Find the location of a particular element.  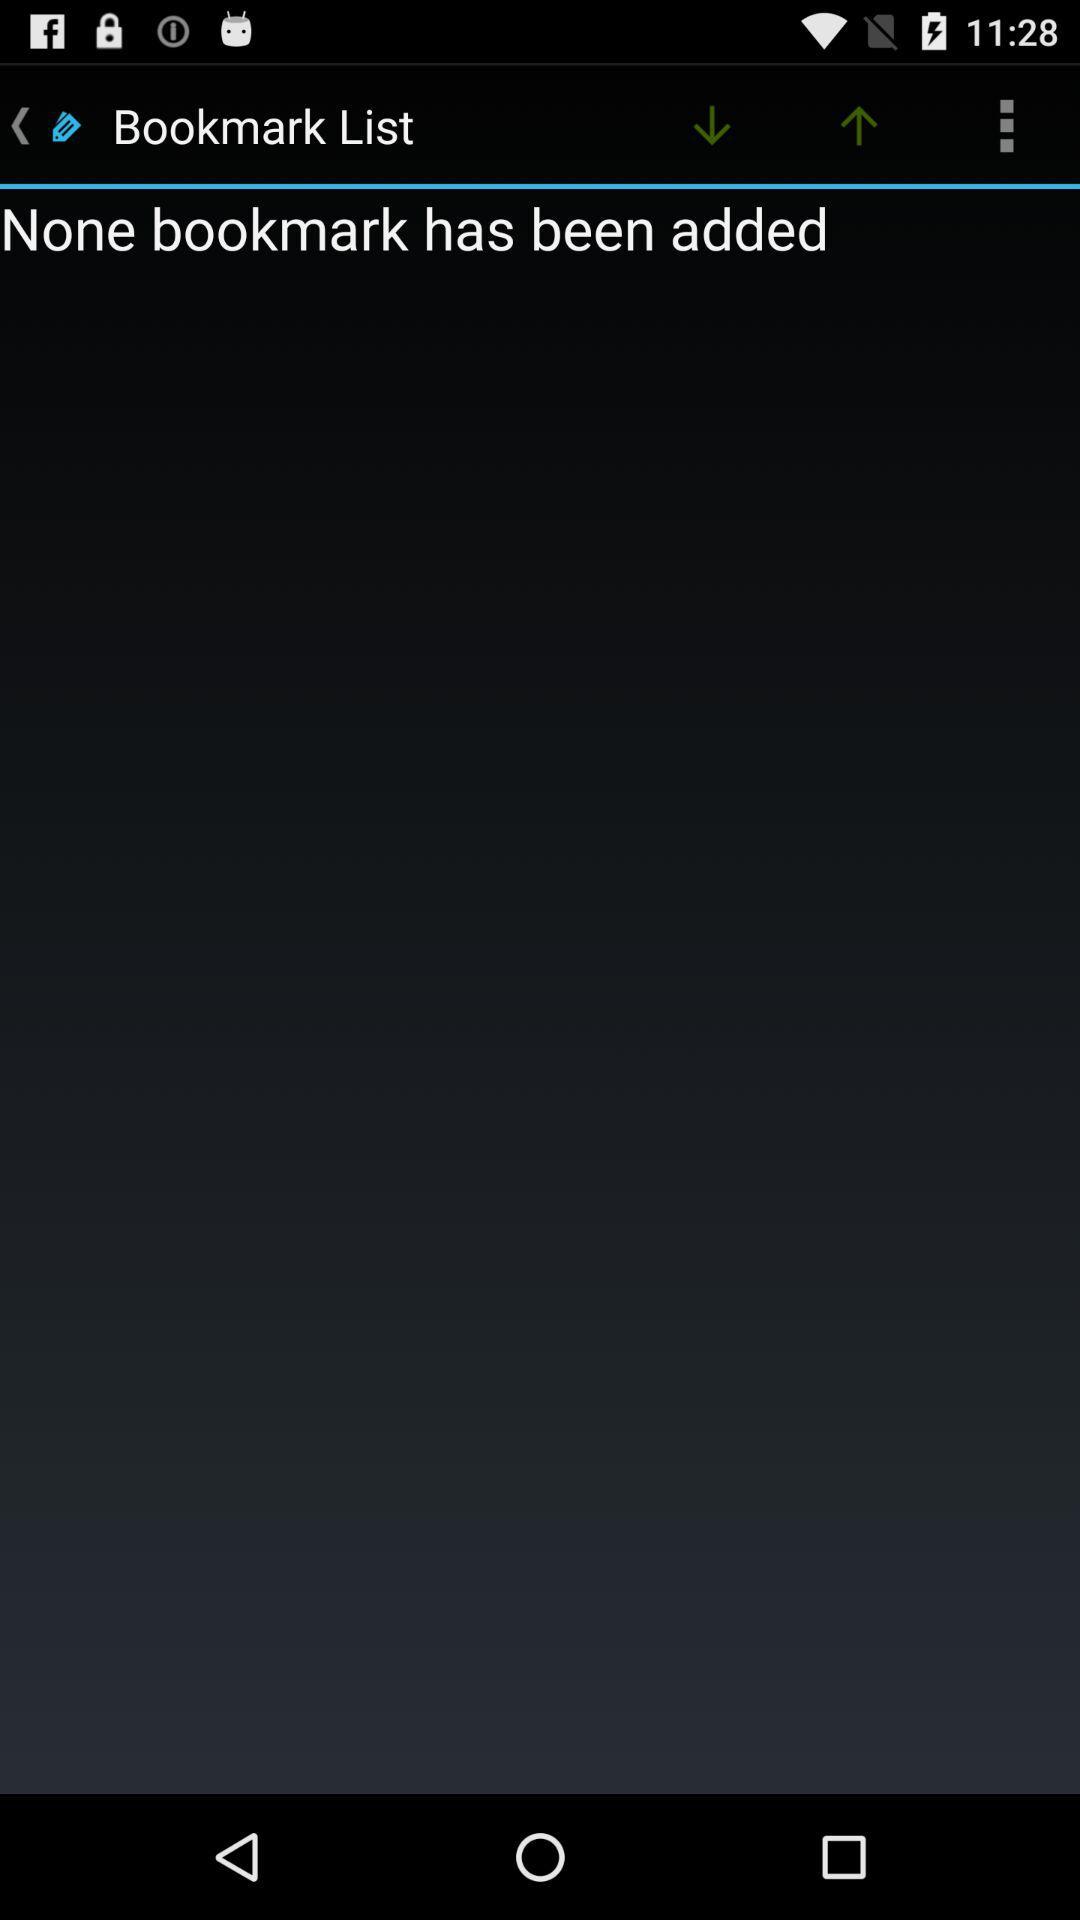

the app above none bookmark has item is located at coordinates (711, 124).